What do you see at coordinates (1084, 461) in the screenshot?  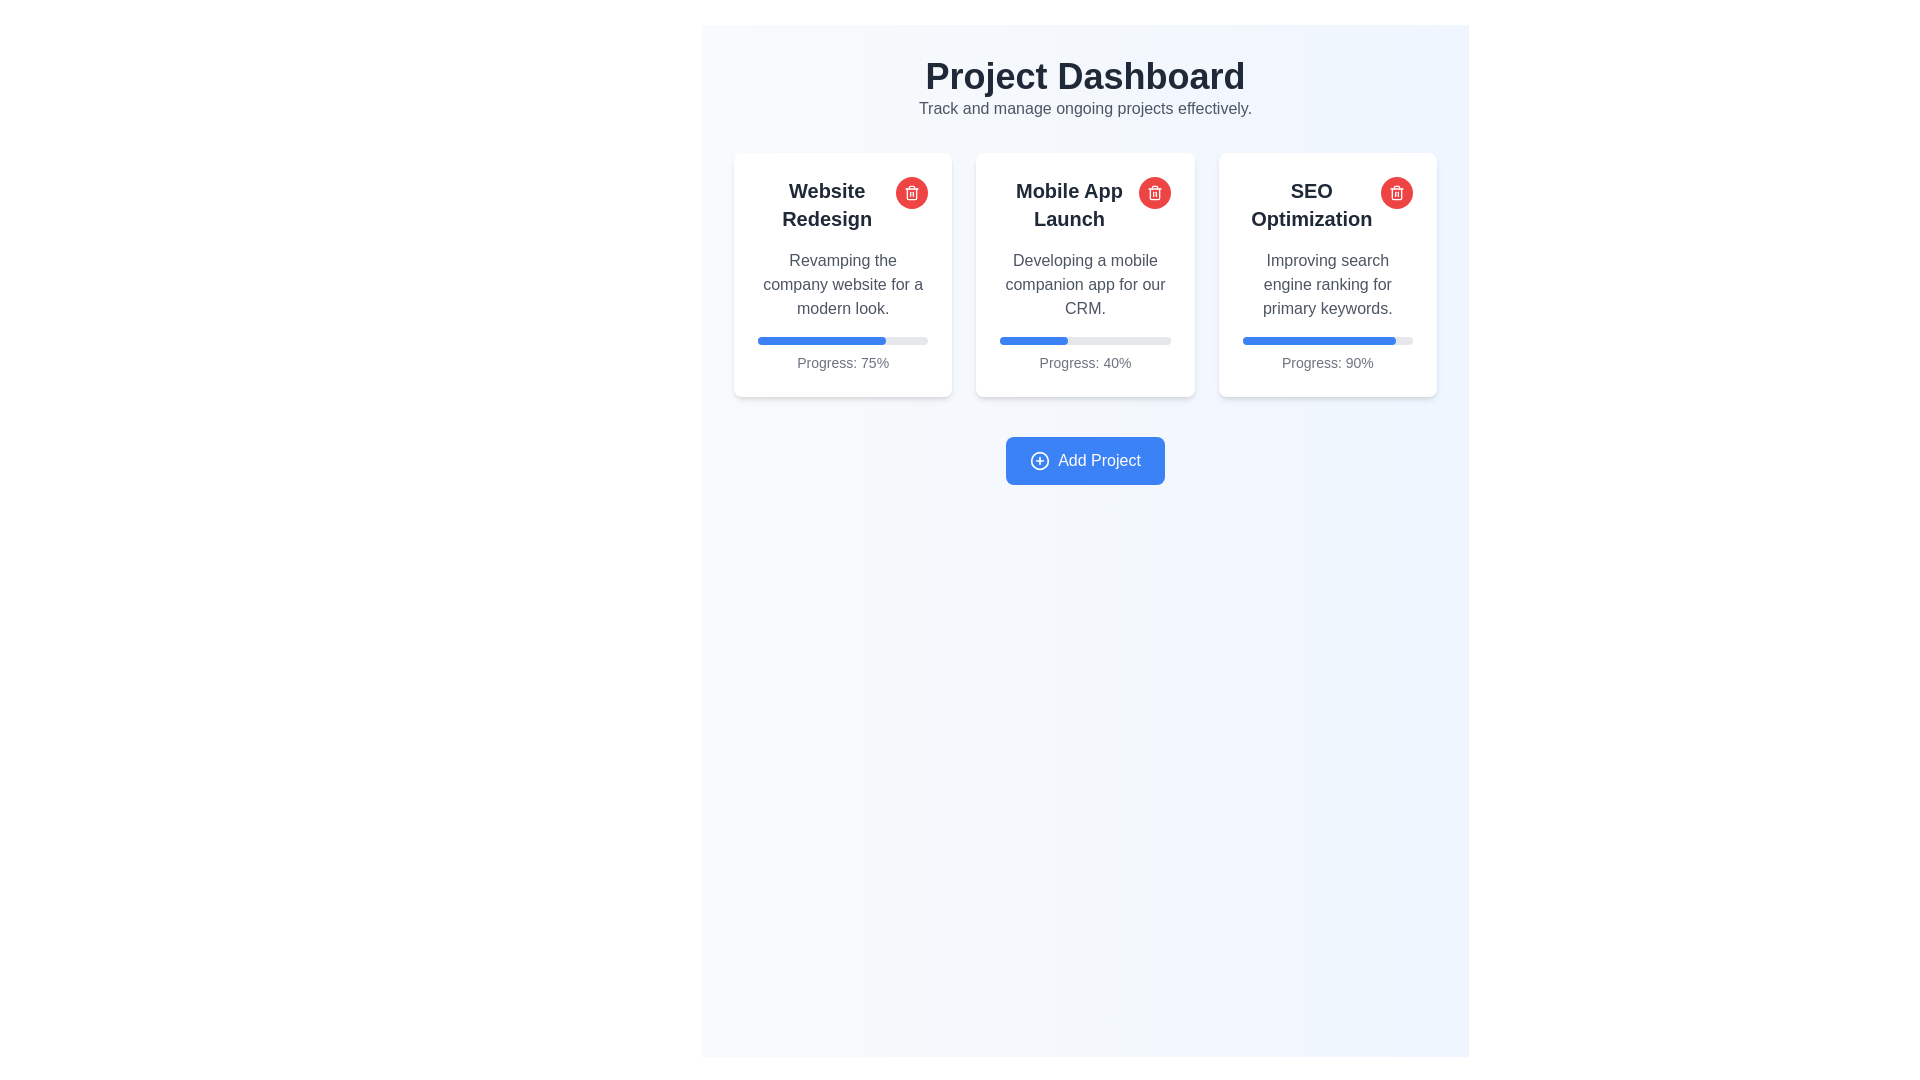 I see `the button located centrally near the bottom of the interface` at bounding box center [1084, 461].